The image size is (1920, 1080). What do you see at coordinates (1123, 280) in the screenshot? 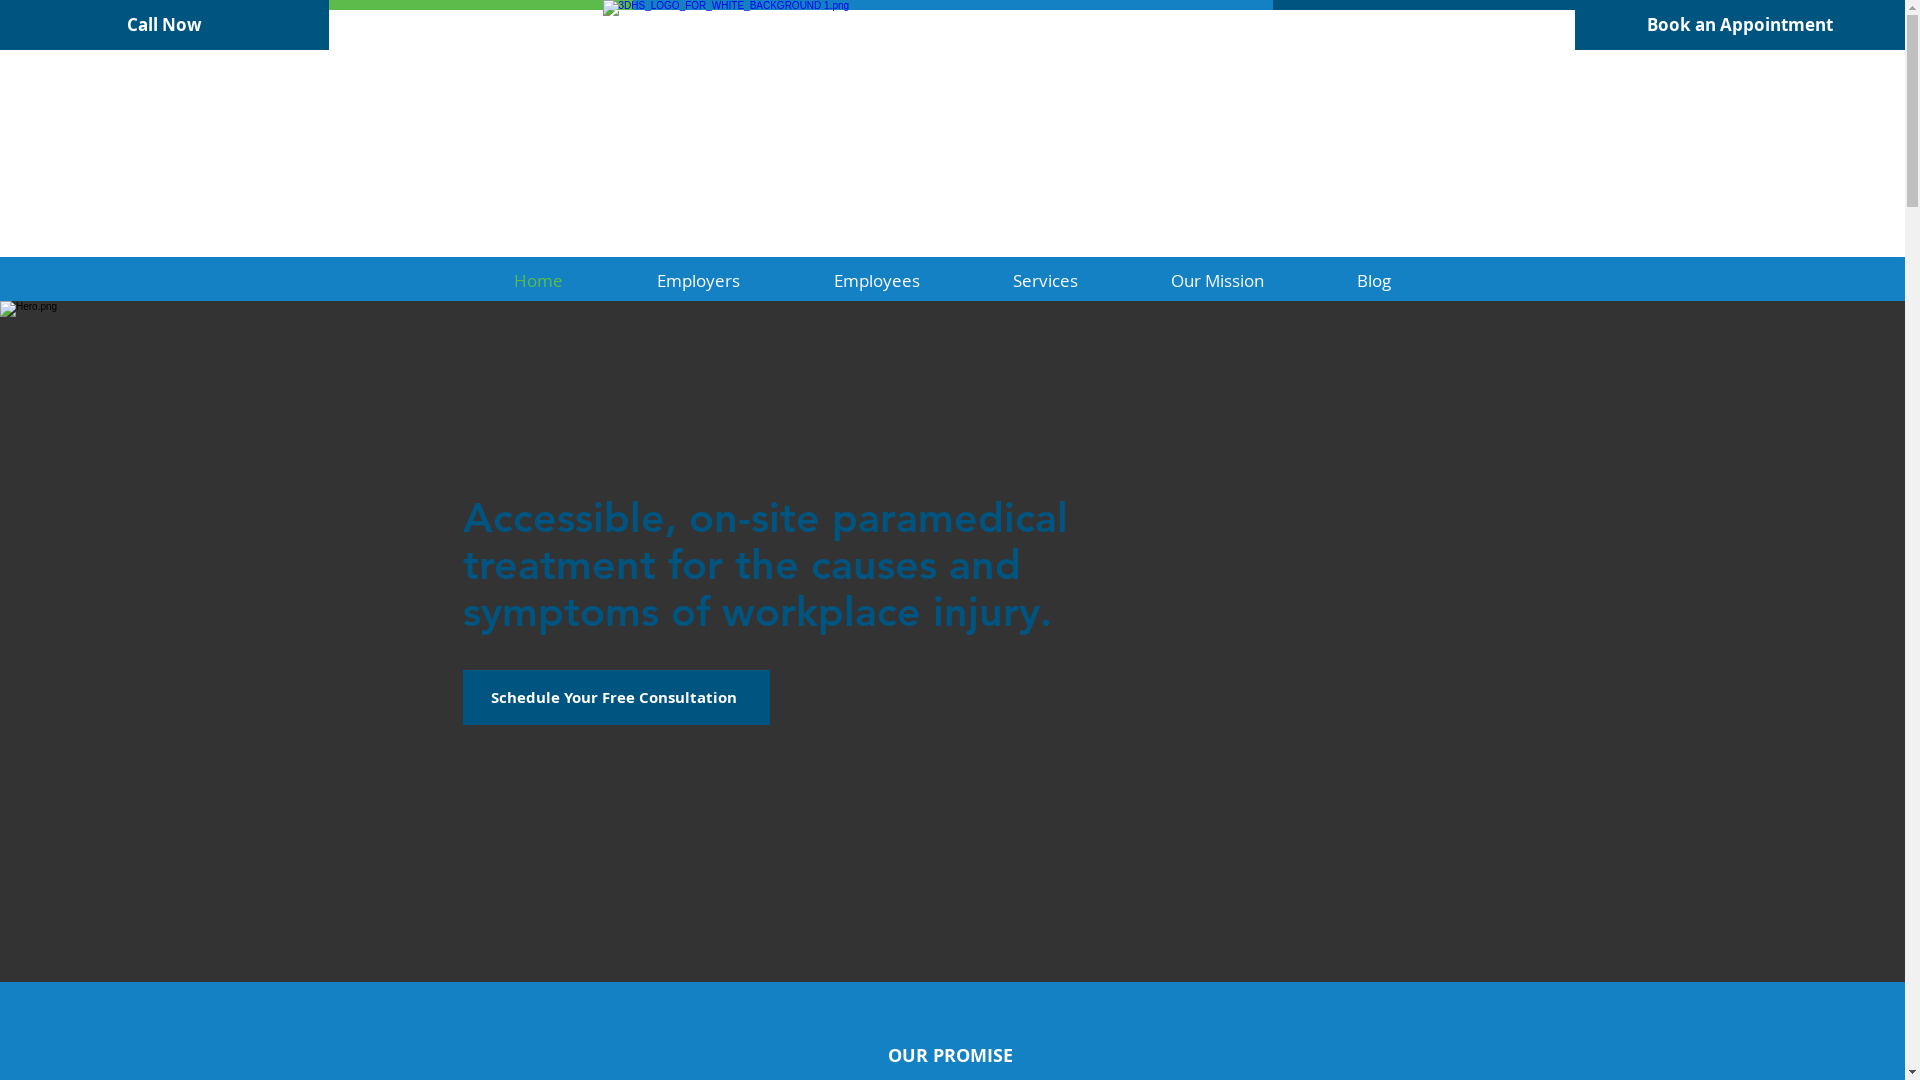
I see `'Our Mission'` at bounding box center [1123, 280].